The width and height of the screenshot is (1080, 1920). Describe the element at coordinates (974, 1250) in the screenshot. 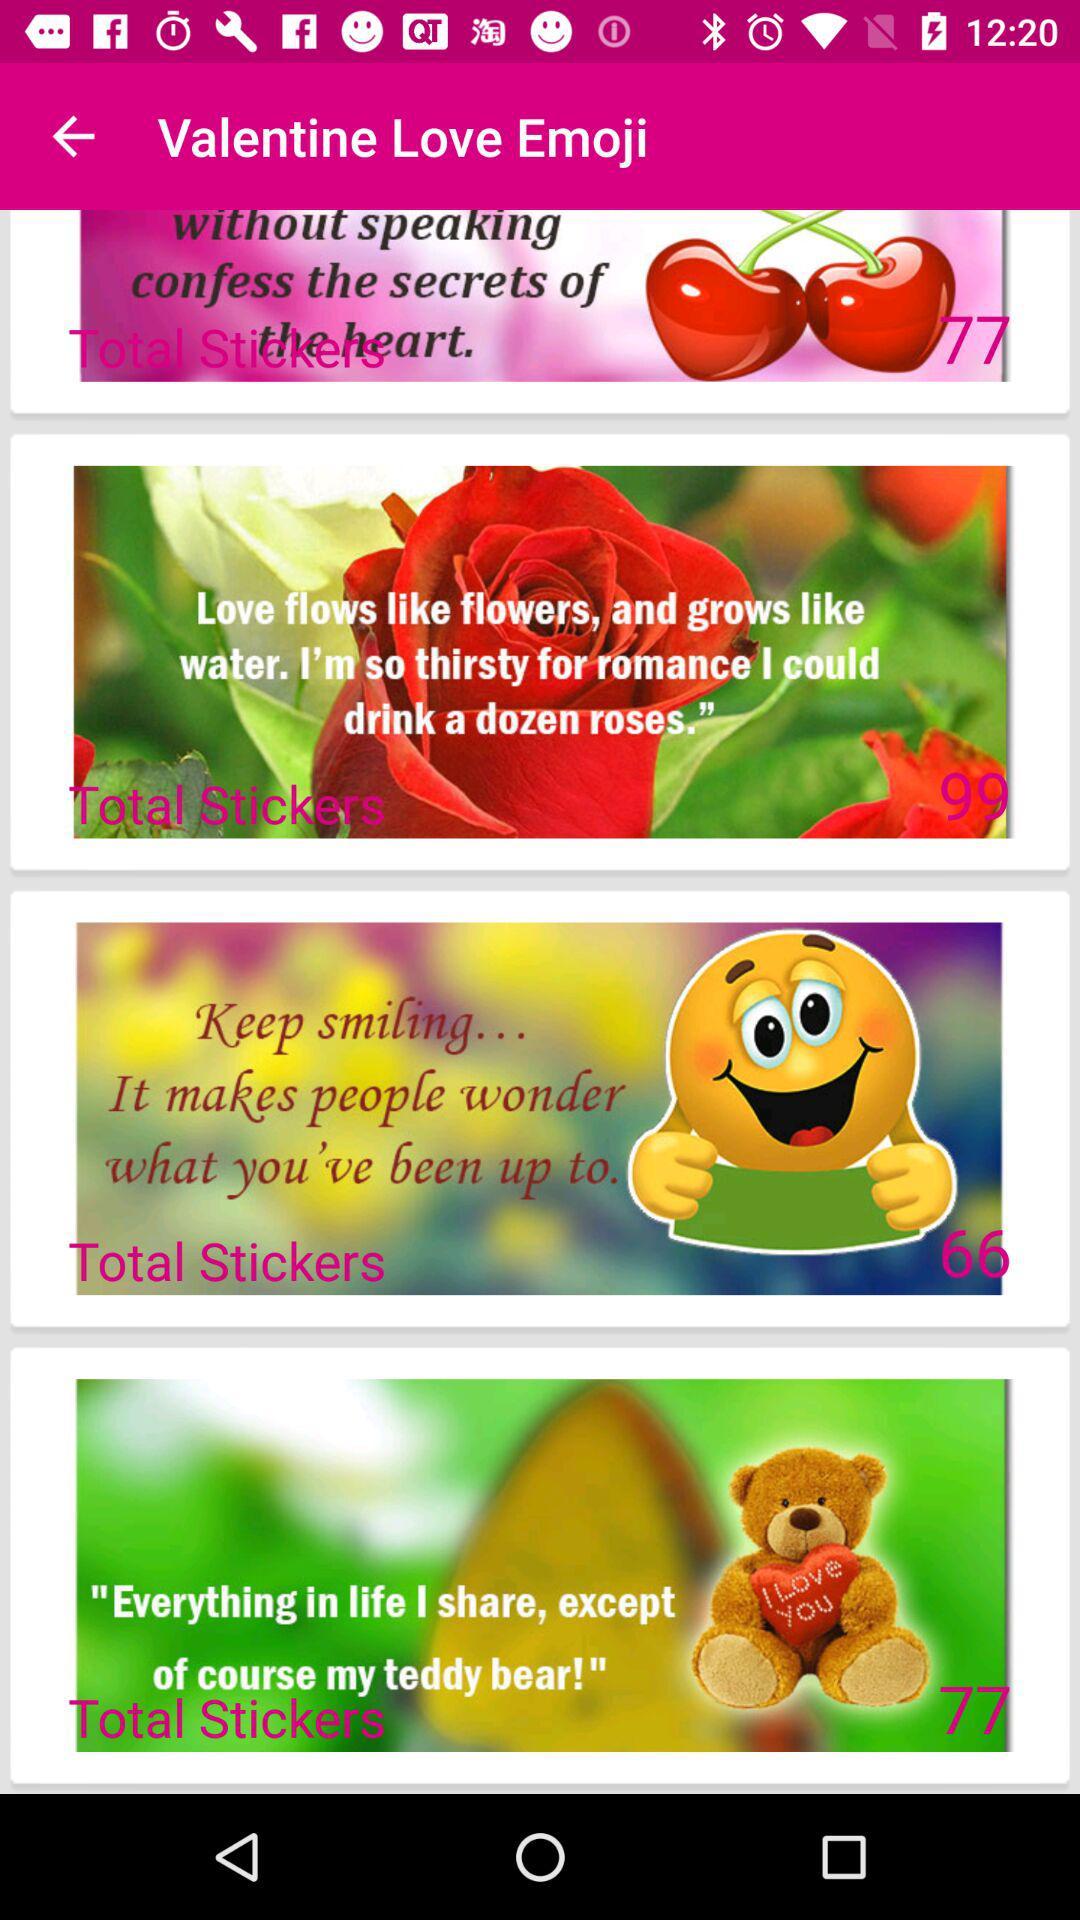

I see `the icon next to the total stickers icon` at that location.